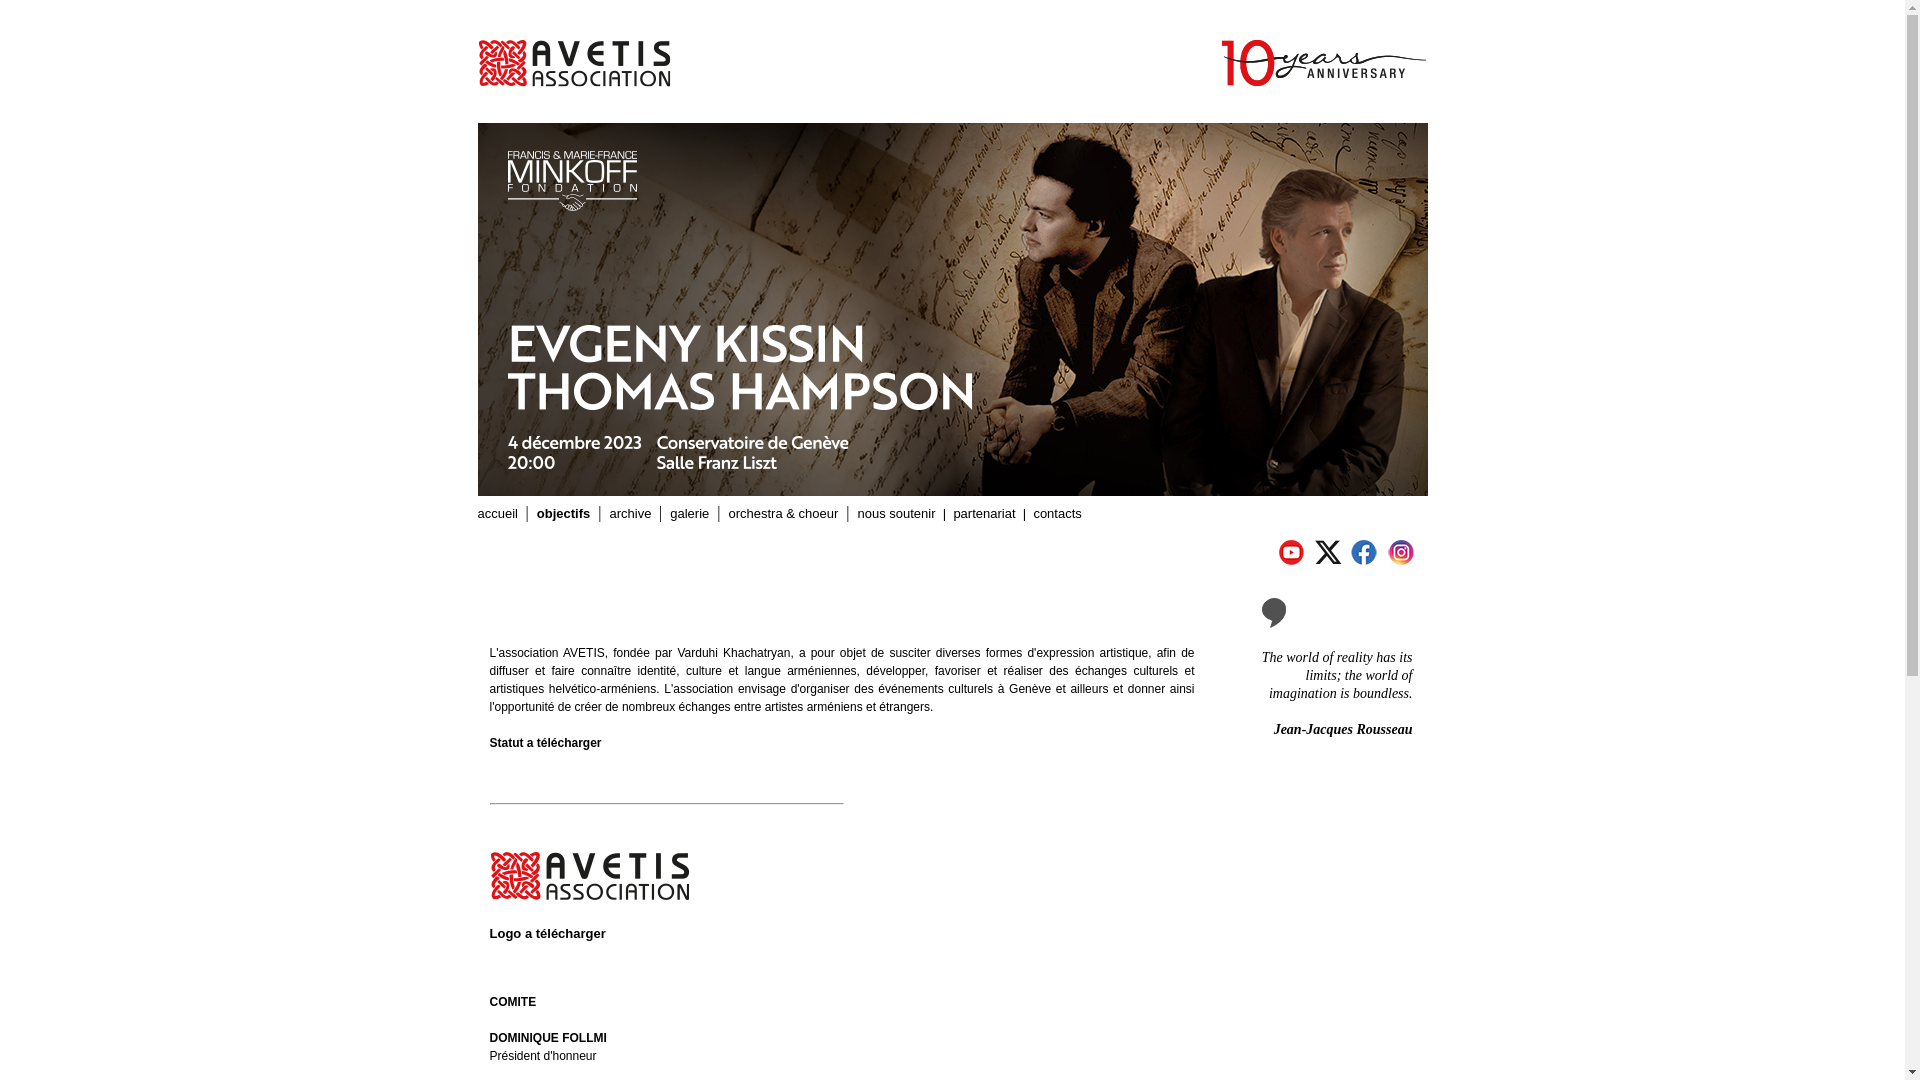 The height and width of the screenshot is (1080, 1920). I want to click on 'galerie', so click(689, 512).